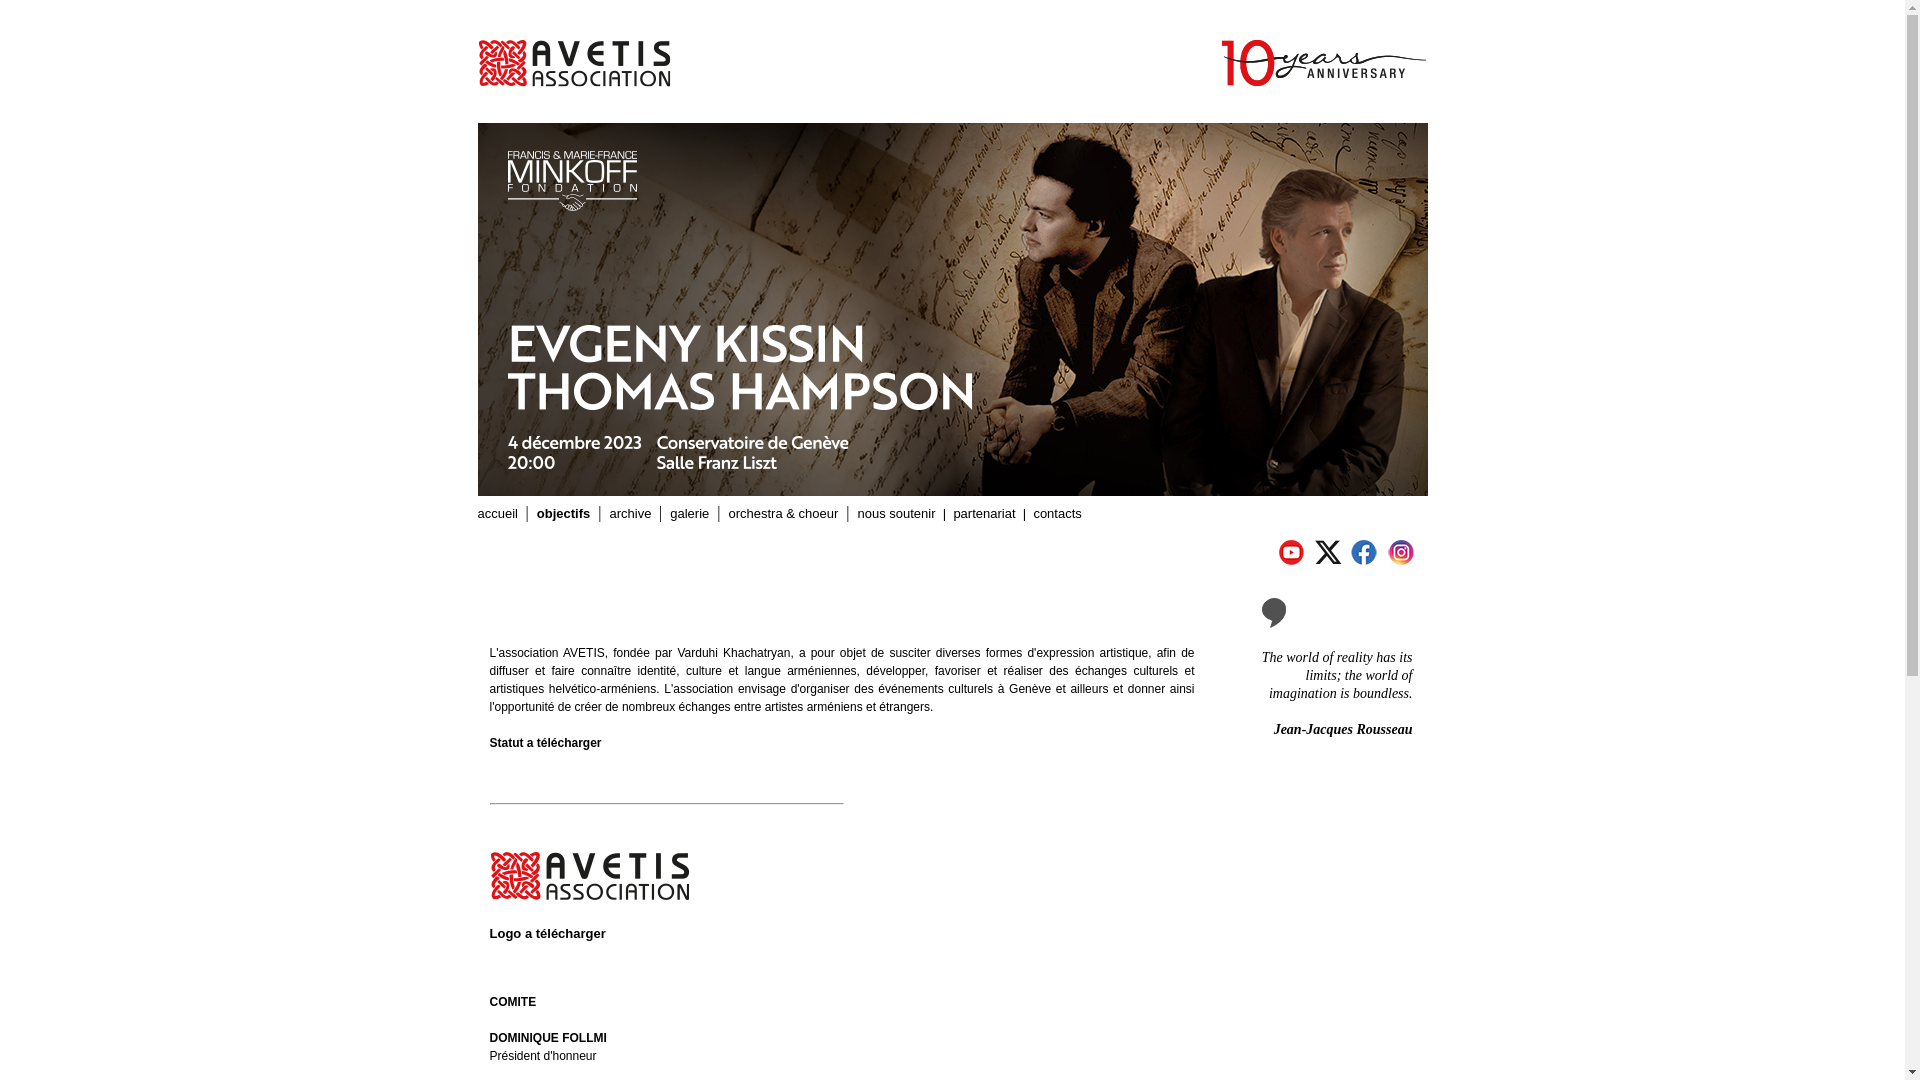 The height and width of the screenshot is (1080, 1920). I want to click on 'galerie', so click(689, 512).